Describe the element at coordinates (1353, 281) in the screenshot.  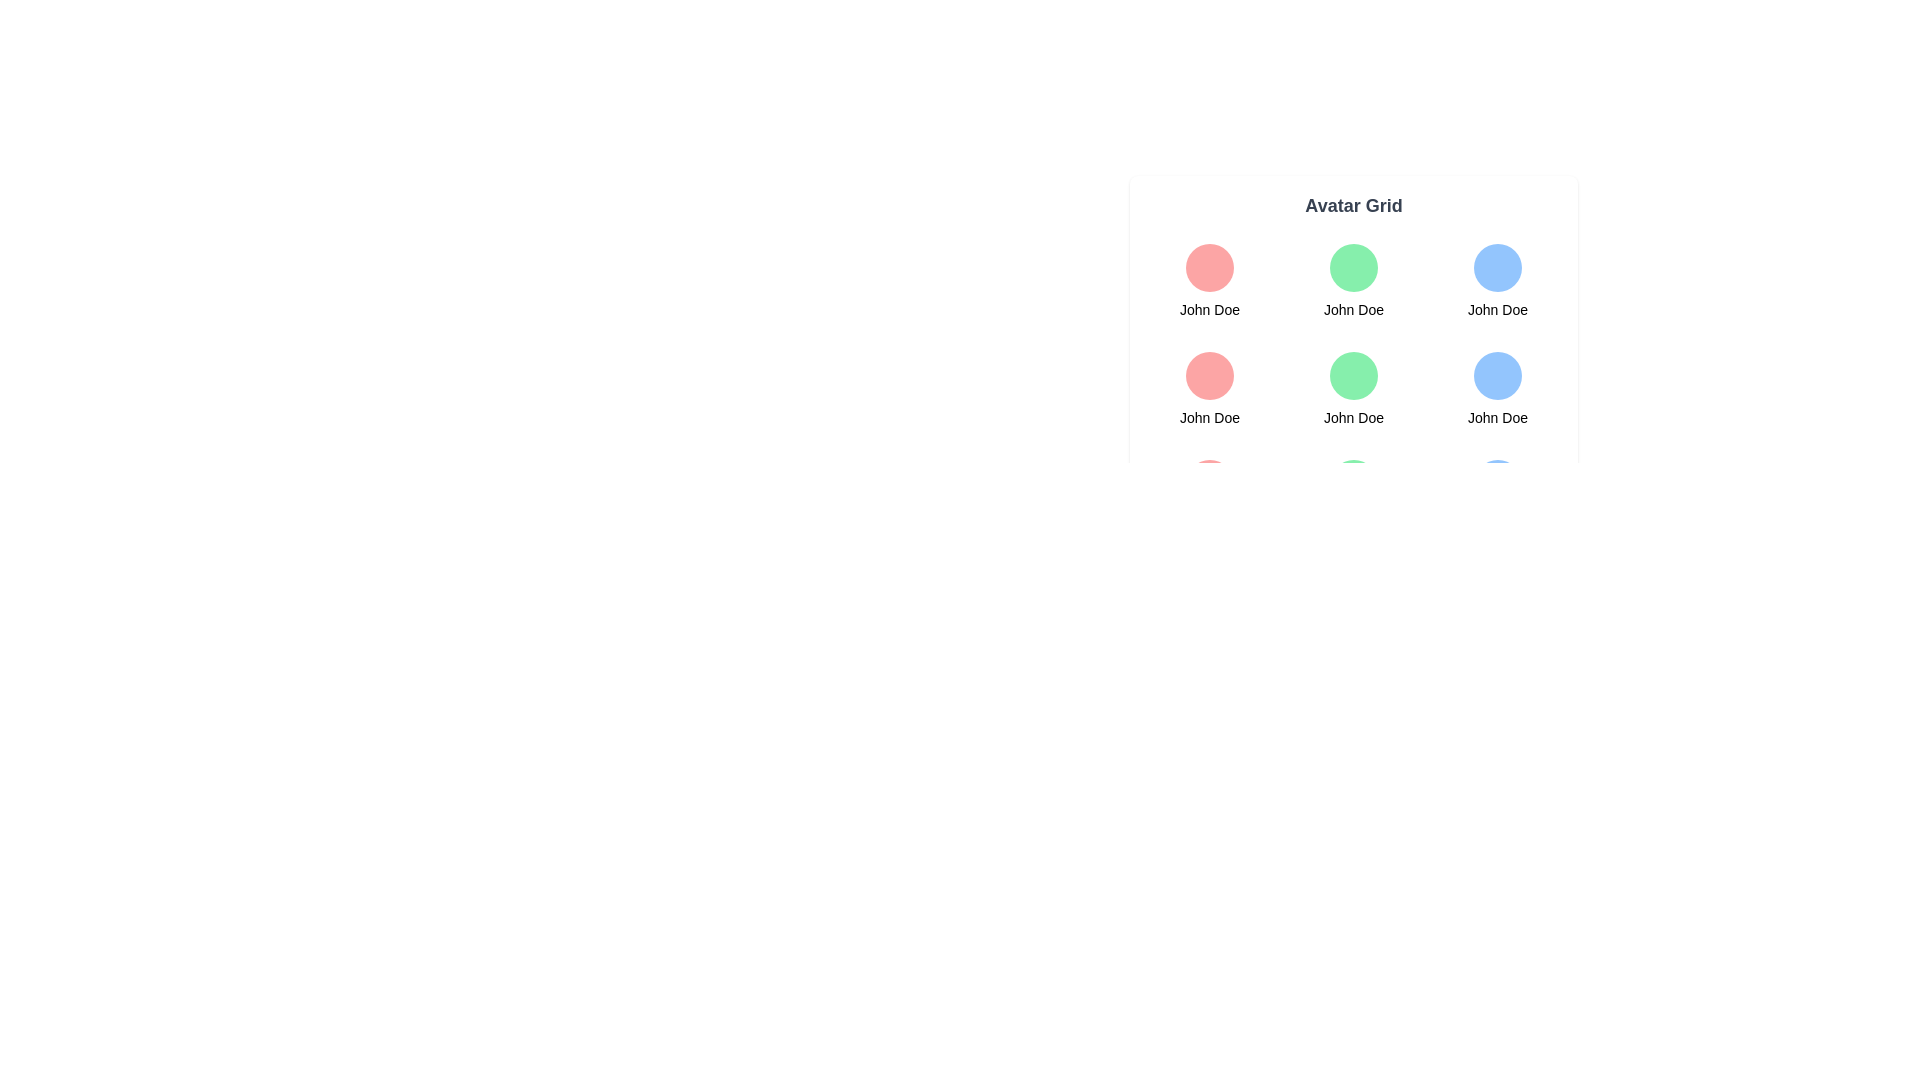
I see `the profile avatar labeled 'John Doe' with a circular green background` at that location.